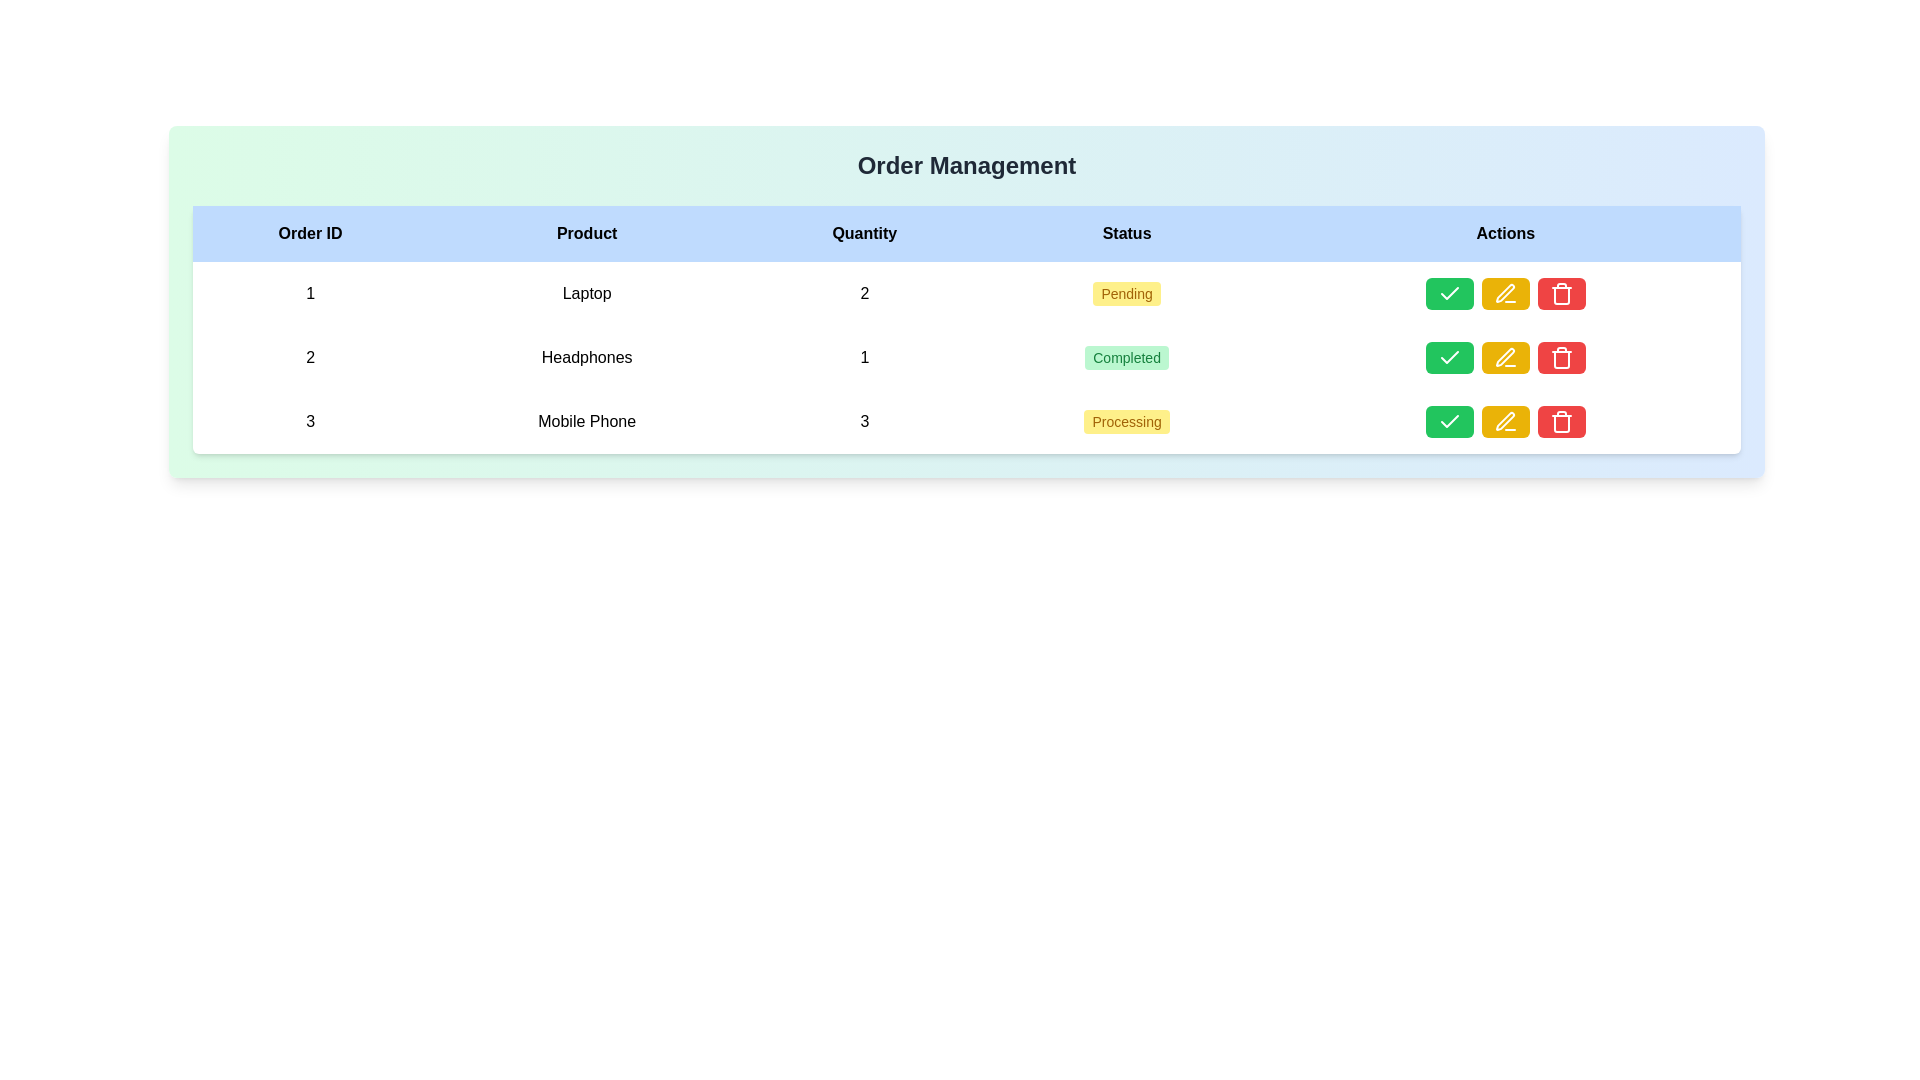 This screenshot has width=1920, height=1080. Describe the element at coordinates (1560, 420) in the screenshot. I see `the delete icon button located in the 'Actions' column of the third row of the table` at that location.